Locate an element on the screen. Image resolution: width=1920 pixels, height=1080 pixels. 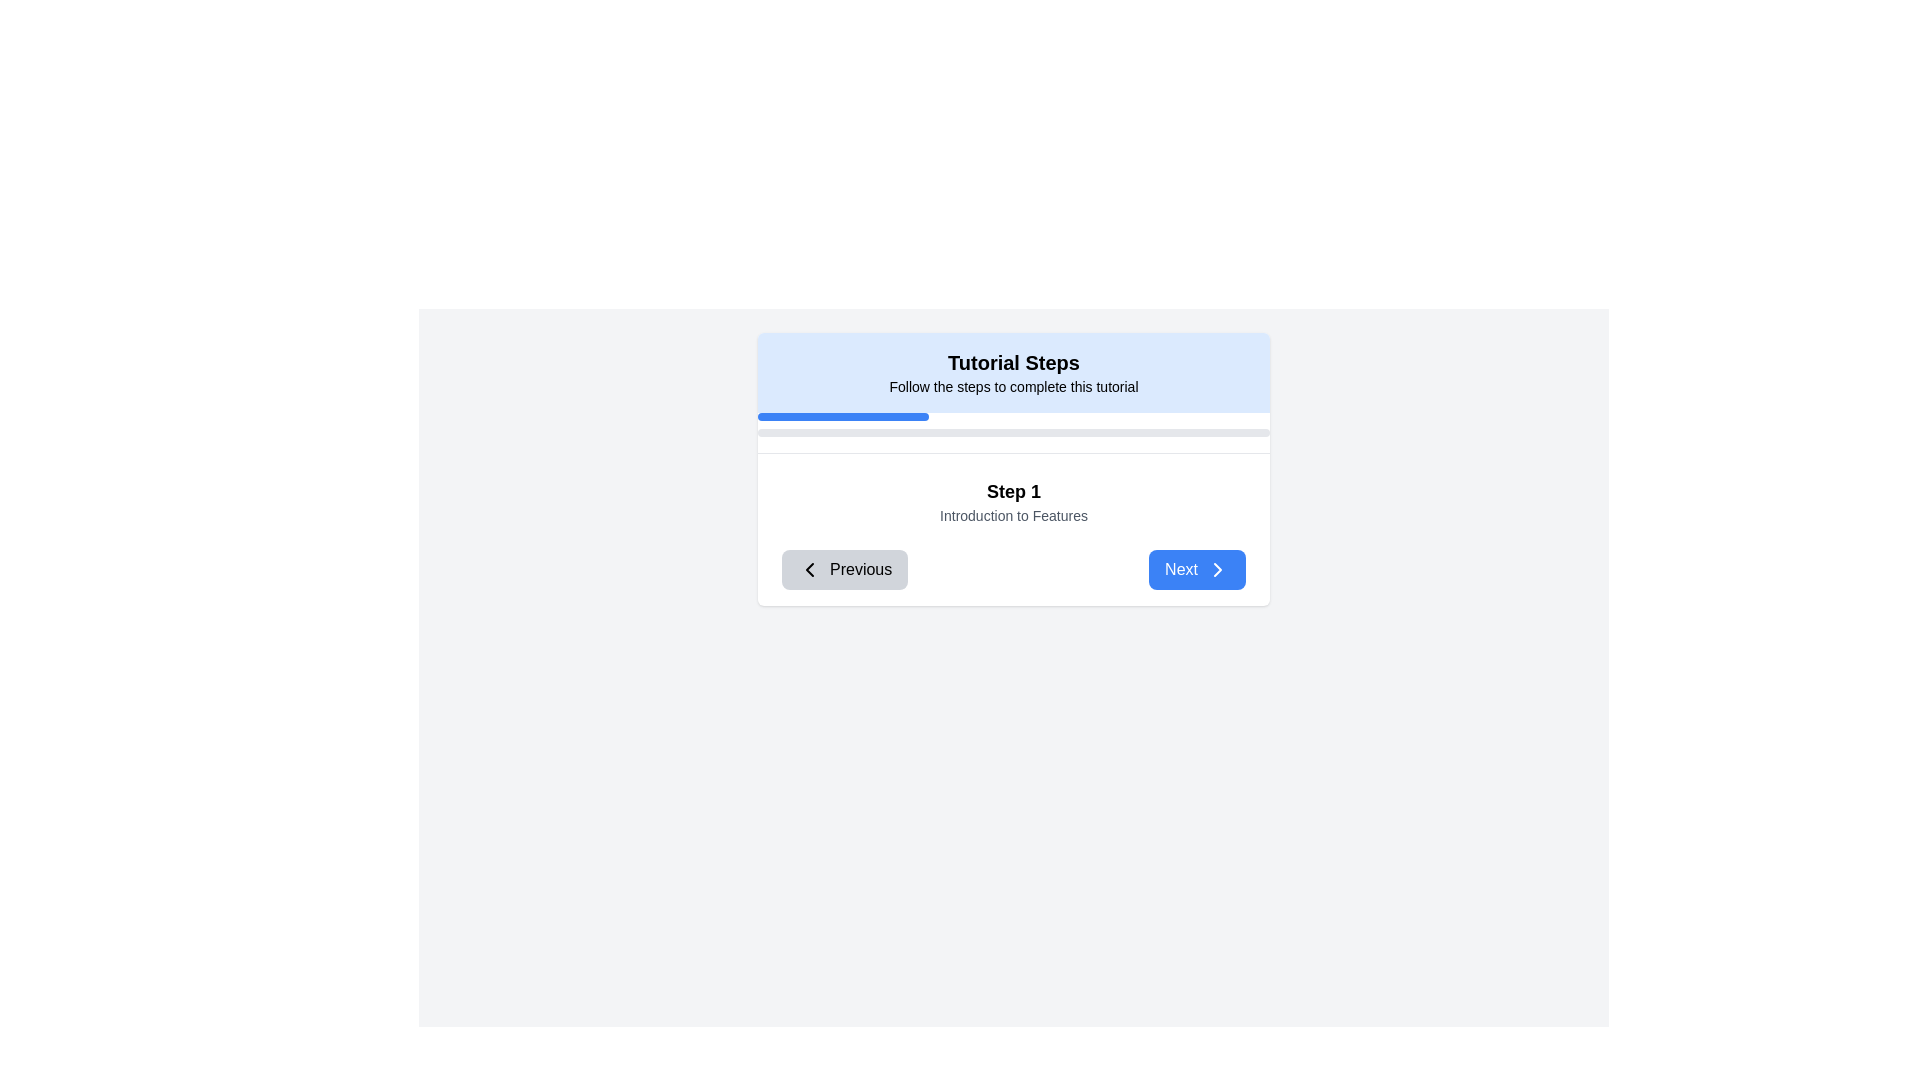
the decorative SVG graphic icon that indicates moving to the previous step in the tutorial, located within the 'Previous' button at the bottom left of the interface is located at coordinates (810, 570).